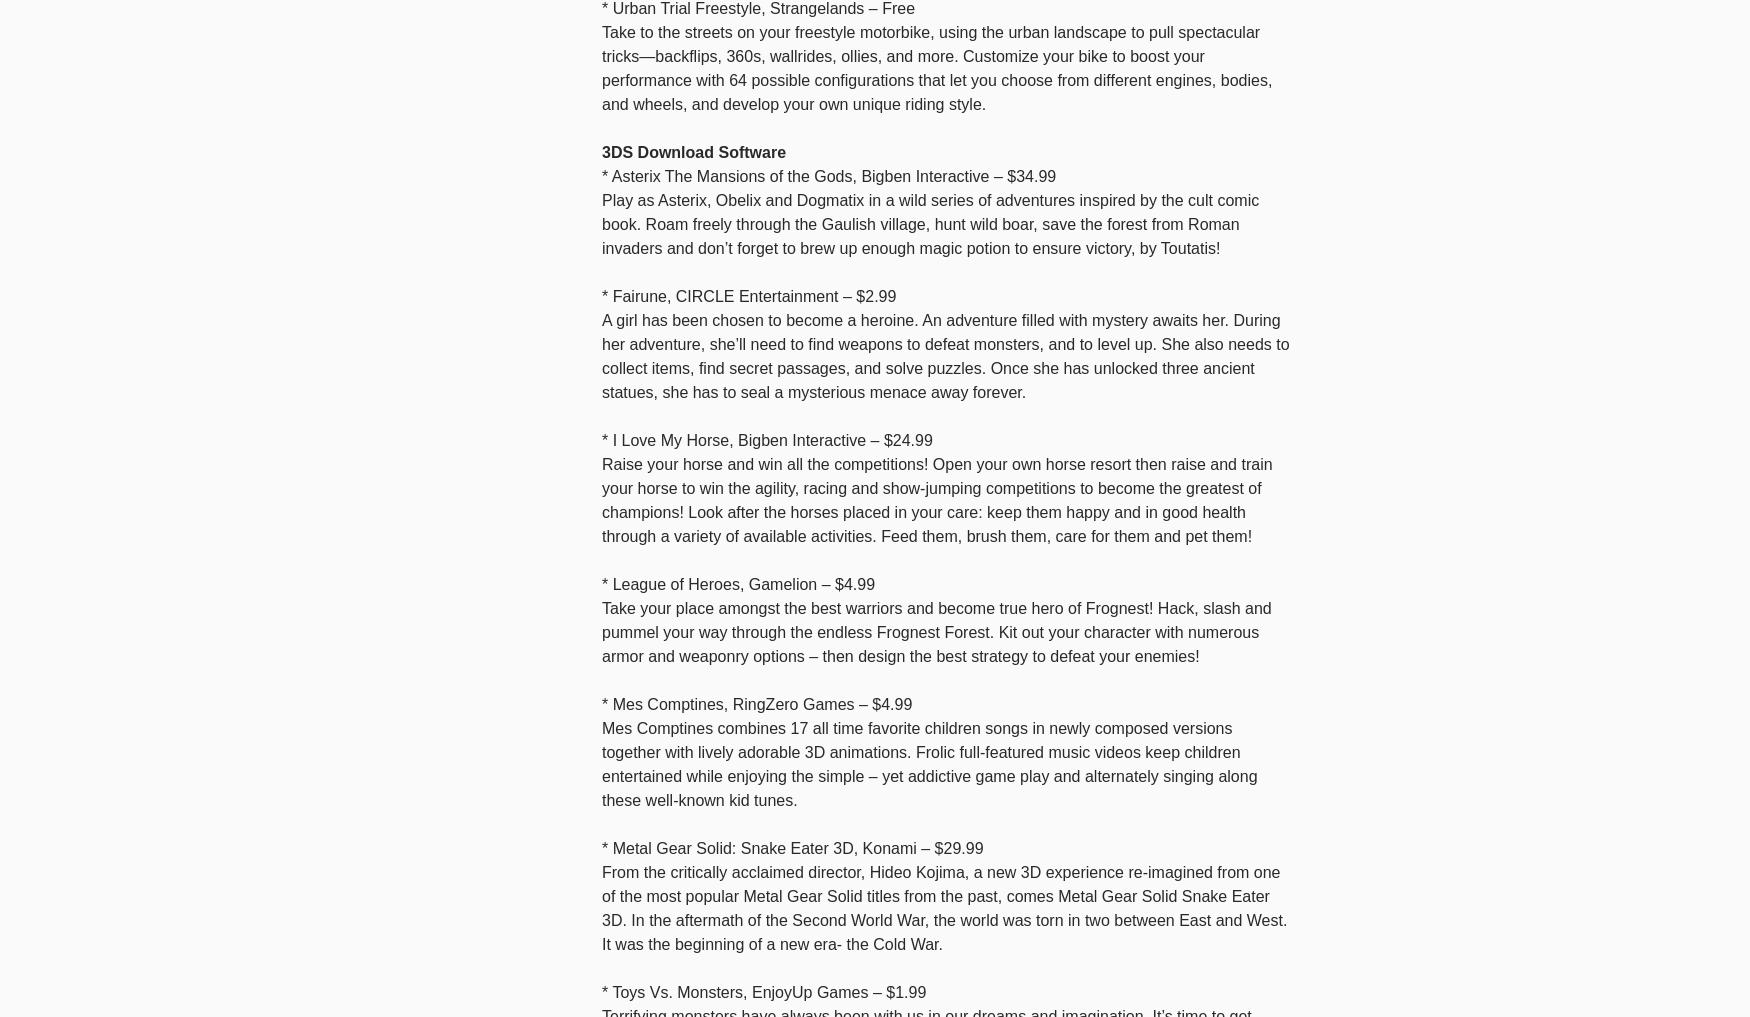 The image size is (1750, 1017). Describe the element at coordinates (602, 702) in the screenshot. I see `'* Mes Comptines, RingZero Games – $4.99'` at that location.